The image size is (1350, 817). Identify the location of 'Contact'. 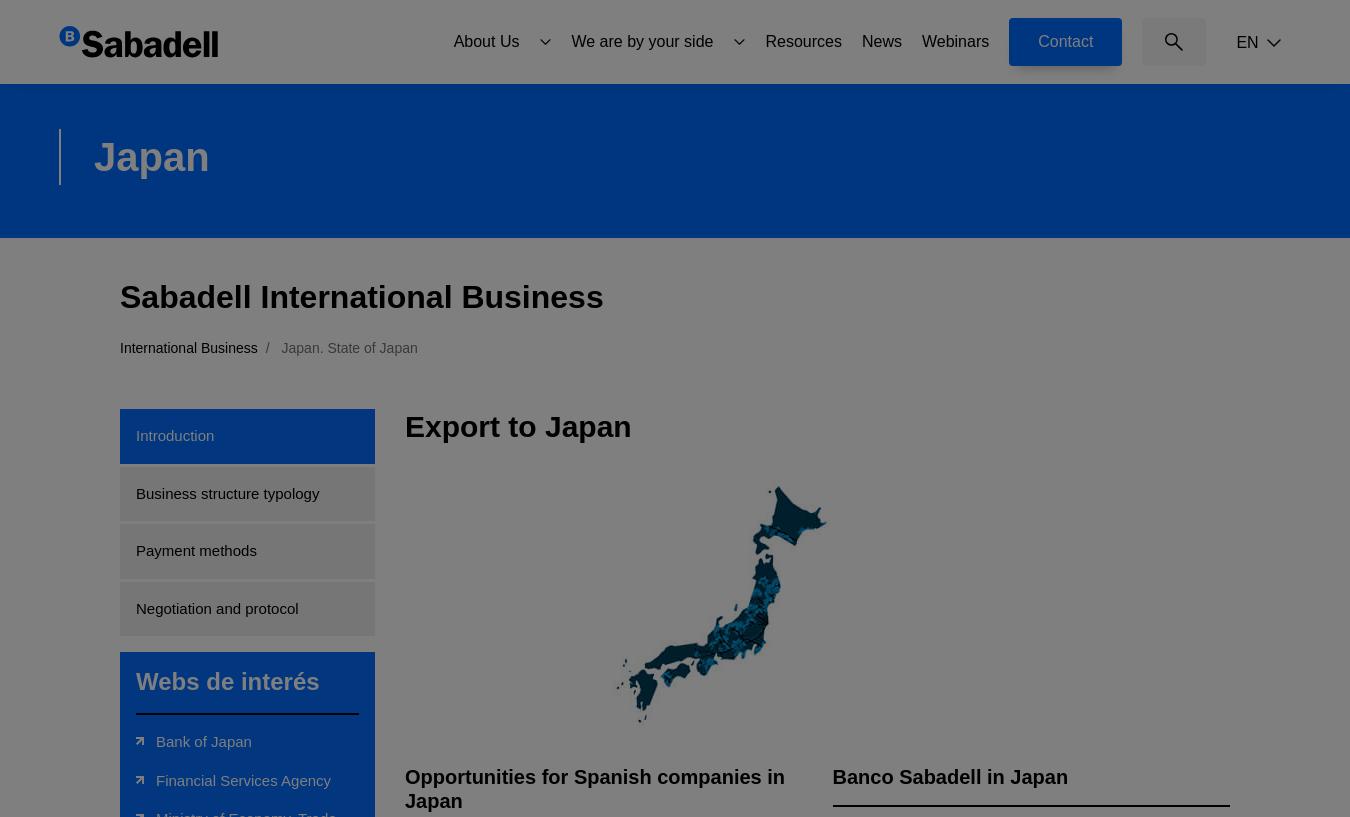
(1065, 39).